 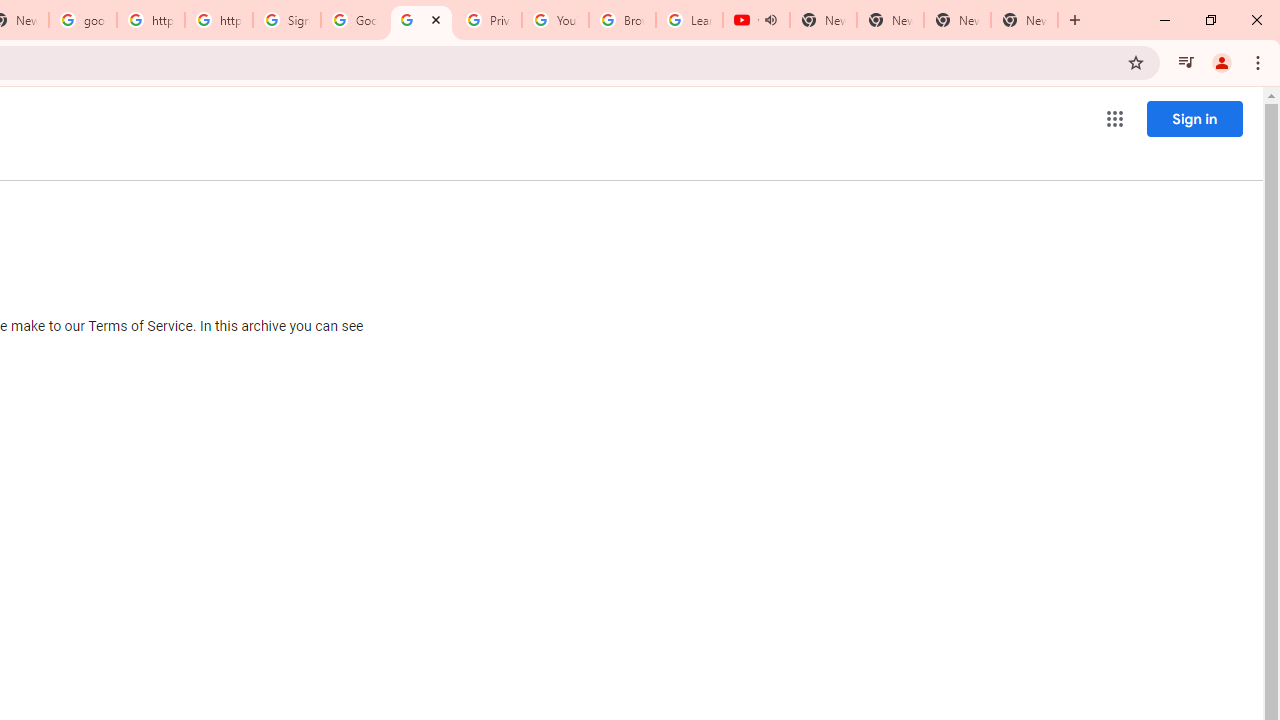 I want to click on 'Control your music, videos, and more', so click(x=1185, y=61).